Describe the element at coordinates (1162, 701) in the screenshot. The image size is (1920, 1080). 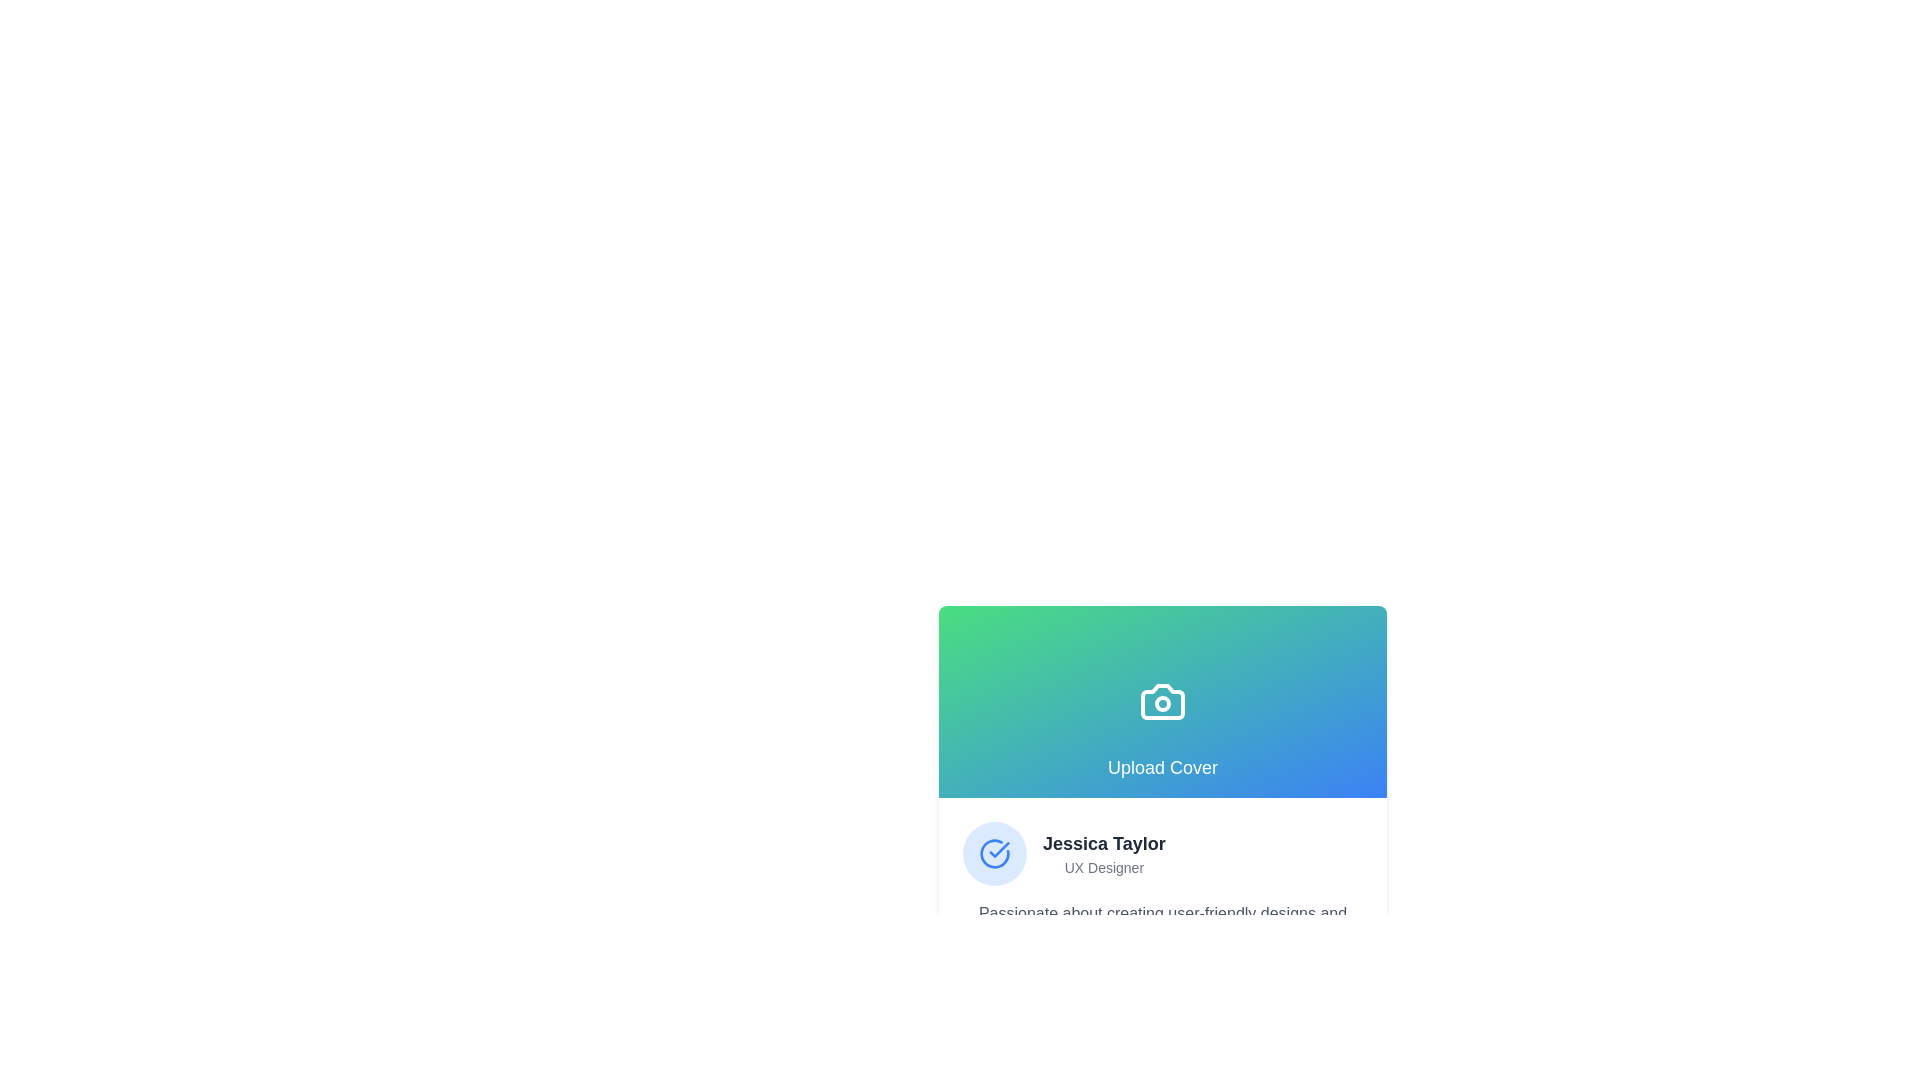
I see `the camera outline SVG icon, which is a white representation of a camera centrally placed above the 'Upload Cover' text in a gradient background` at that location.